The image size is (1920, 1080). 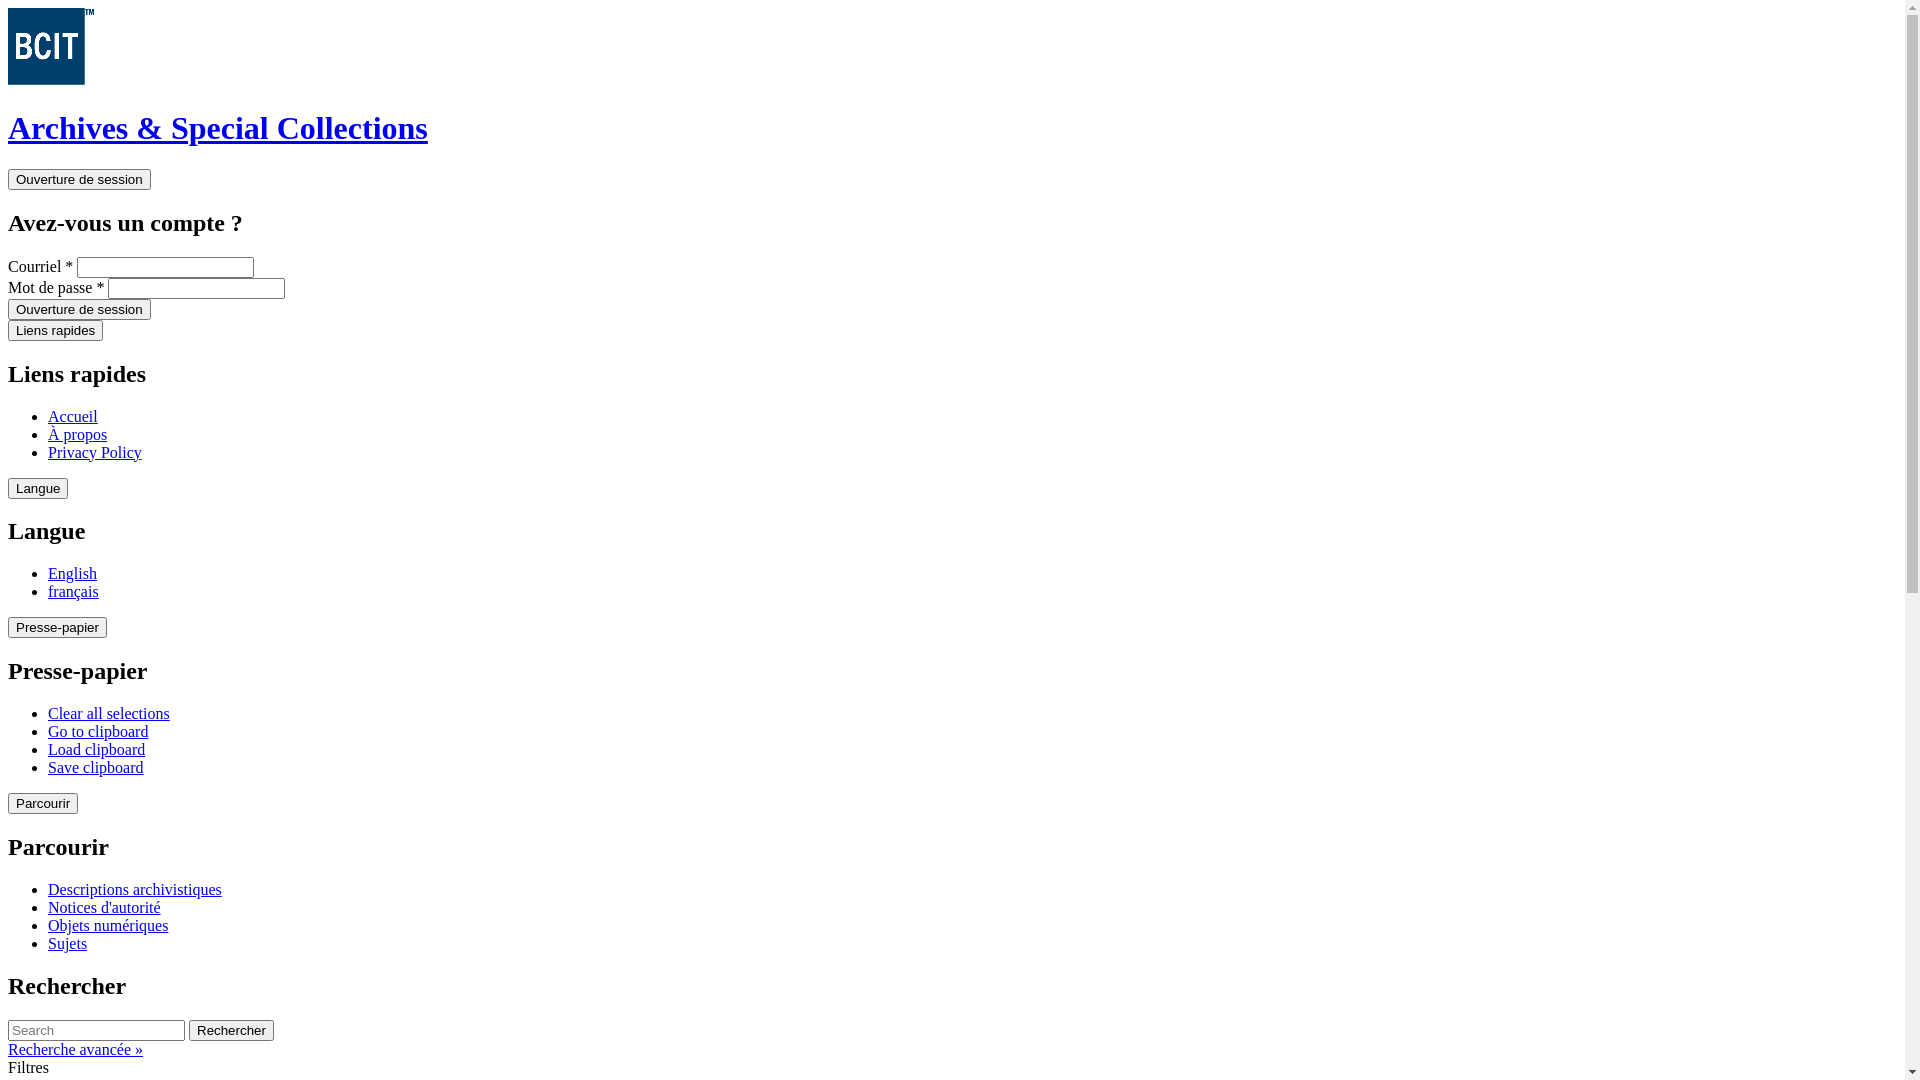 I want to click on 'Rechercher', so click(x=231, y=1030).